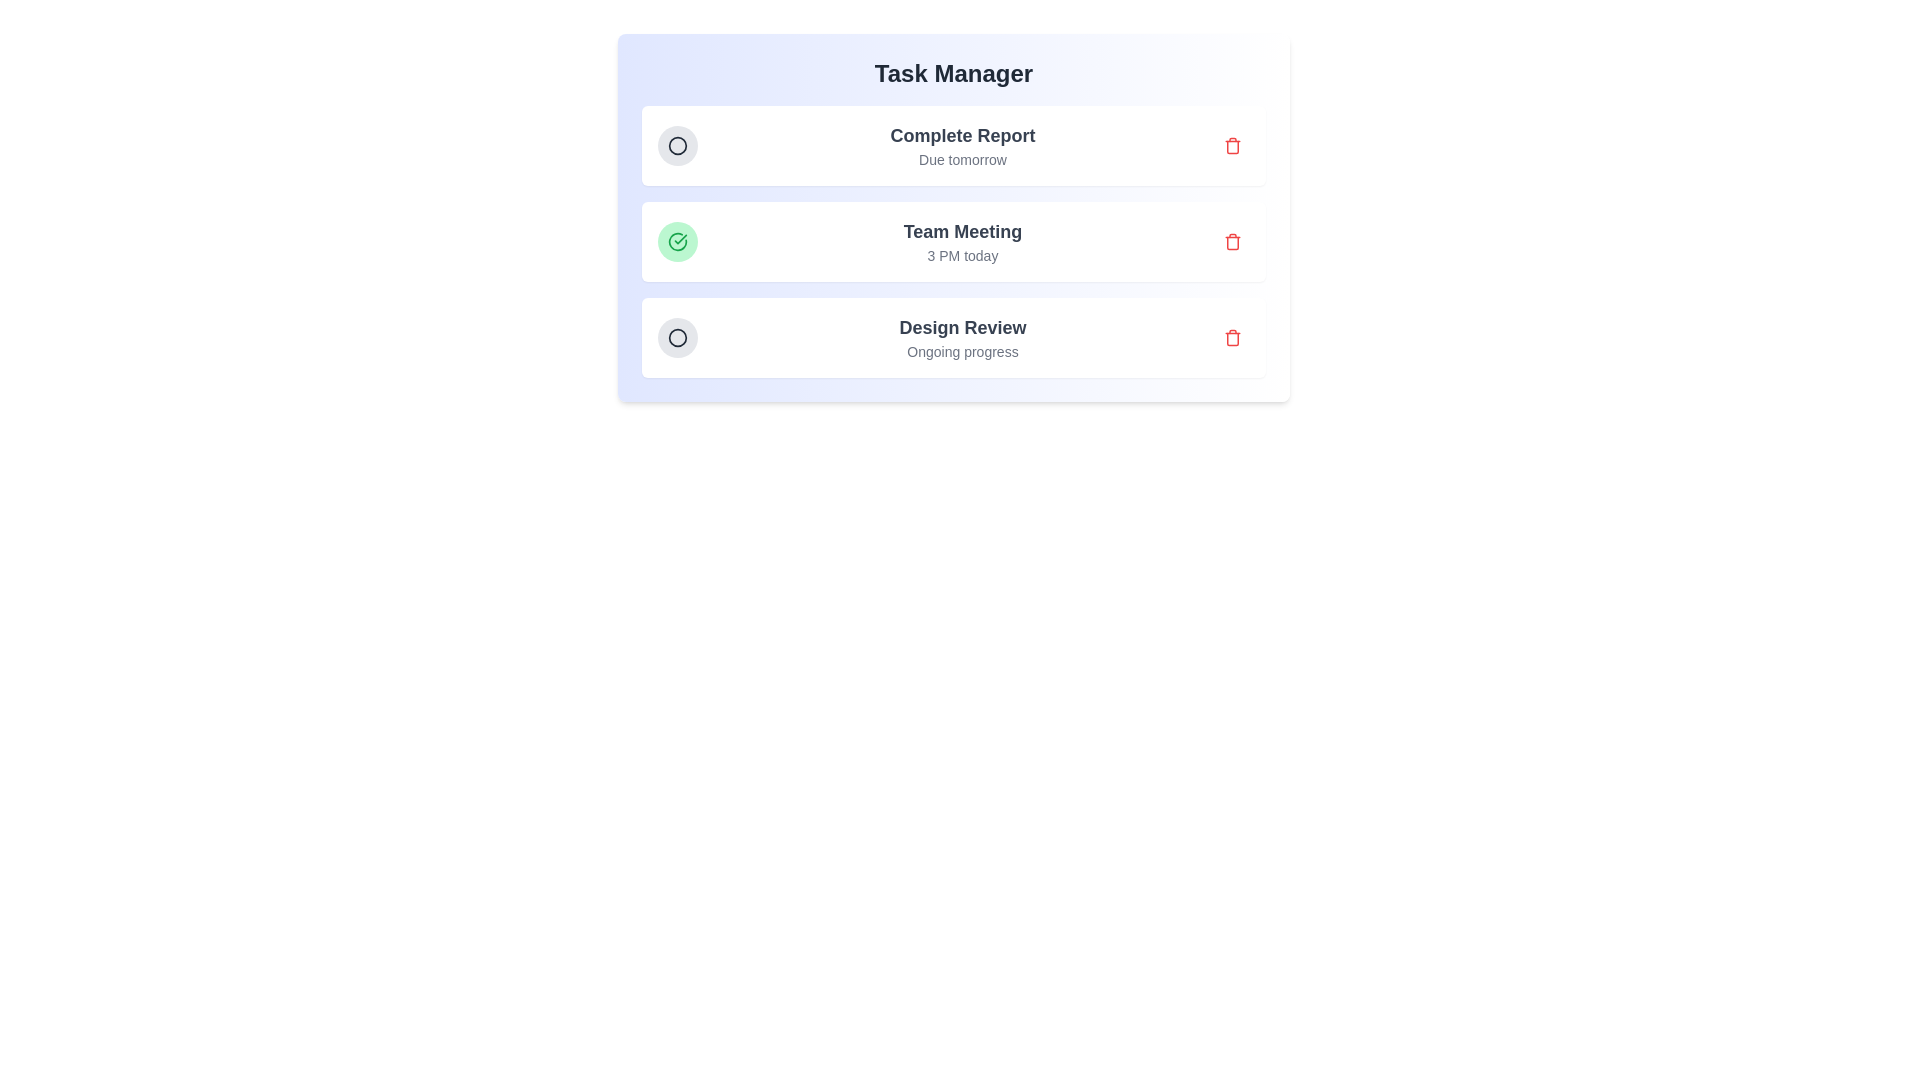  Describe the element at coordinates (677, 337) in the screenshot. I see `the SVG circle component located within the task list interface to change its state` at that location.